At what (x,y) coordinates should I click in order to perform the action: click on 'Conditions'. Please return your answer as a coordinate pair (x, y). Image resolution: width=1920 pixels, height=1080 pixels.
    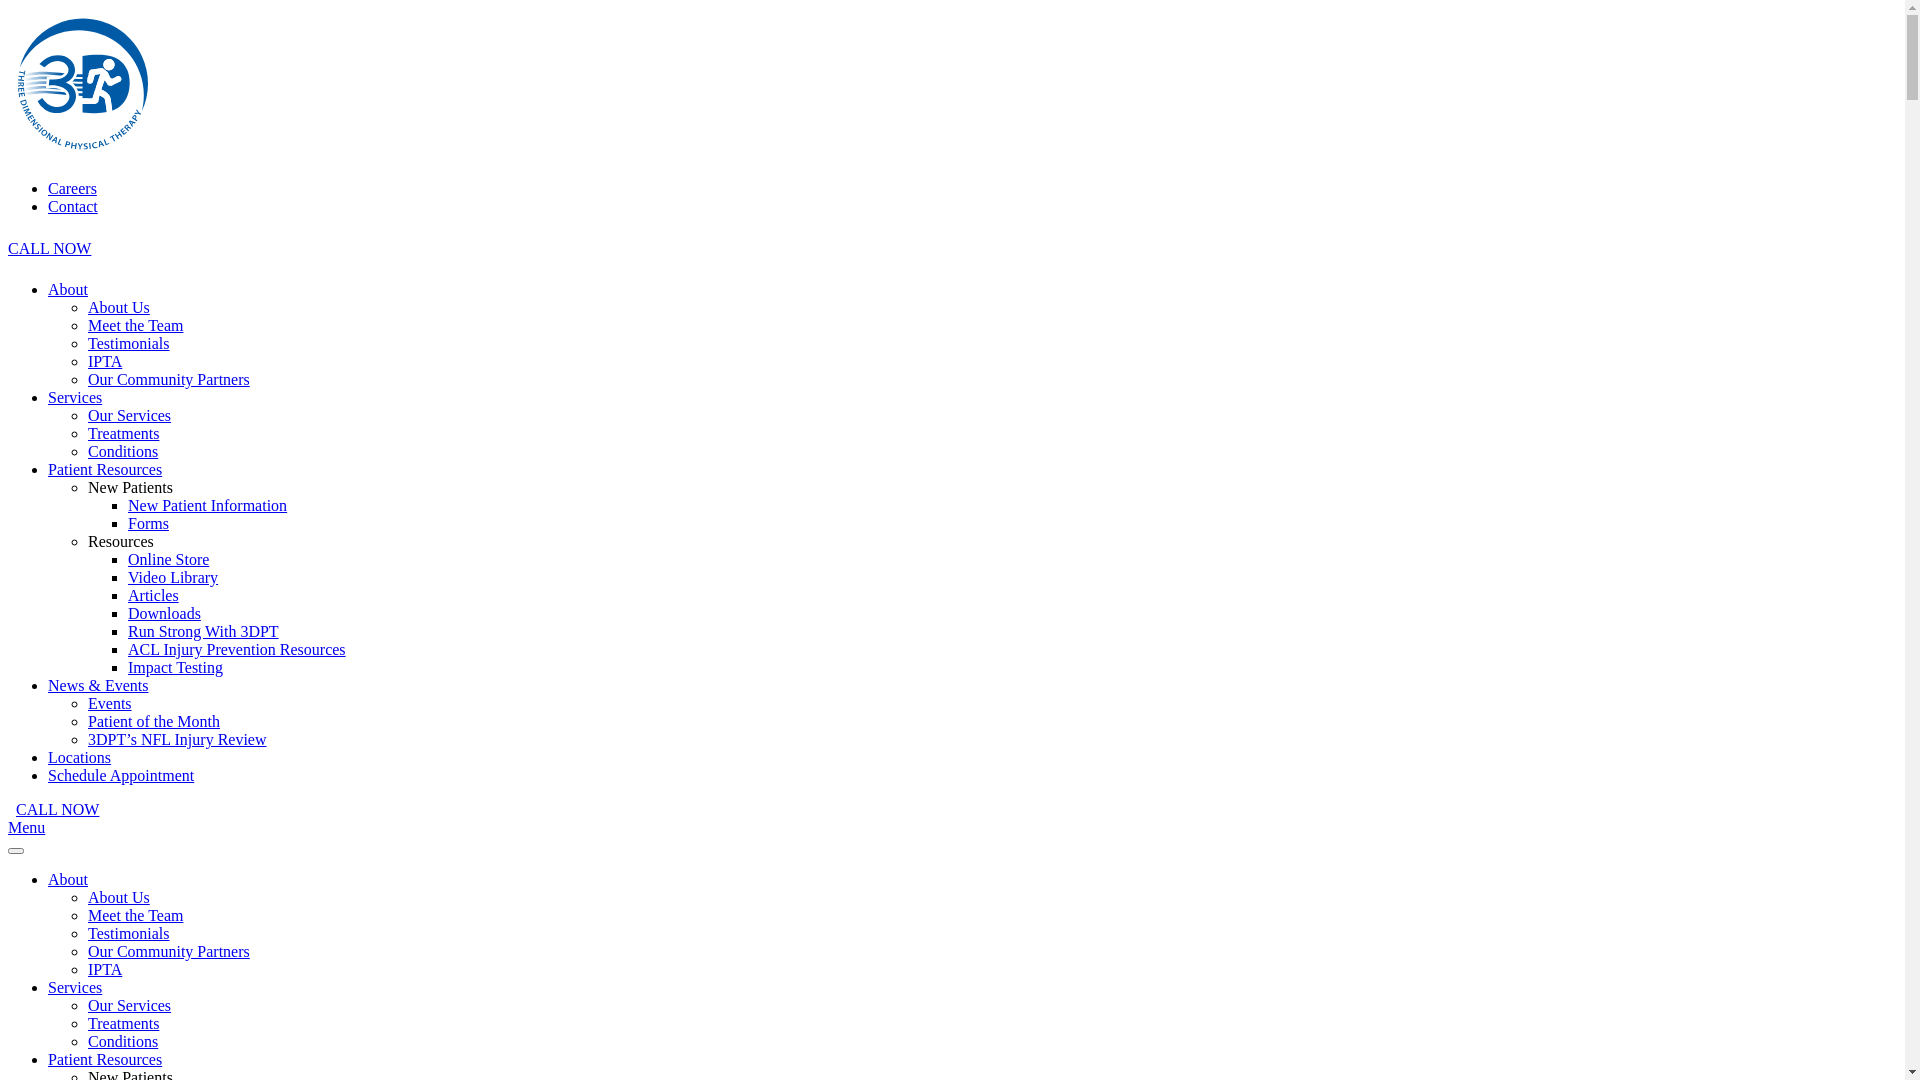
    Looking at the image, I should click on (122, 1040).